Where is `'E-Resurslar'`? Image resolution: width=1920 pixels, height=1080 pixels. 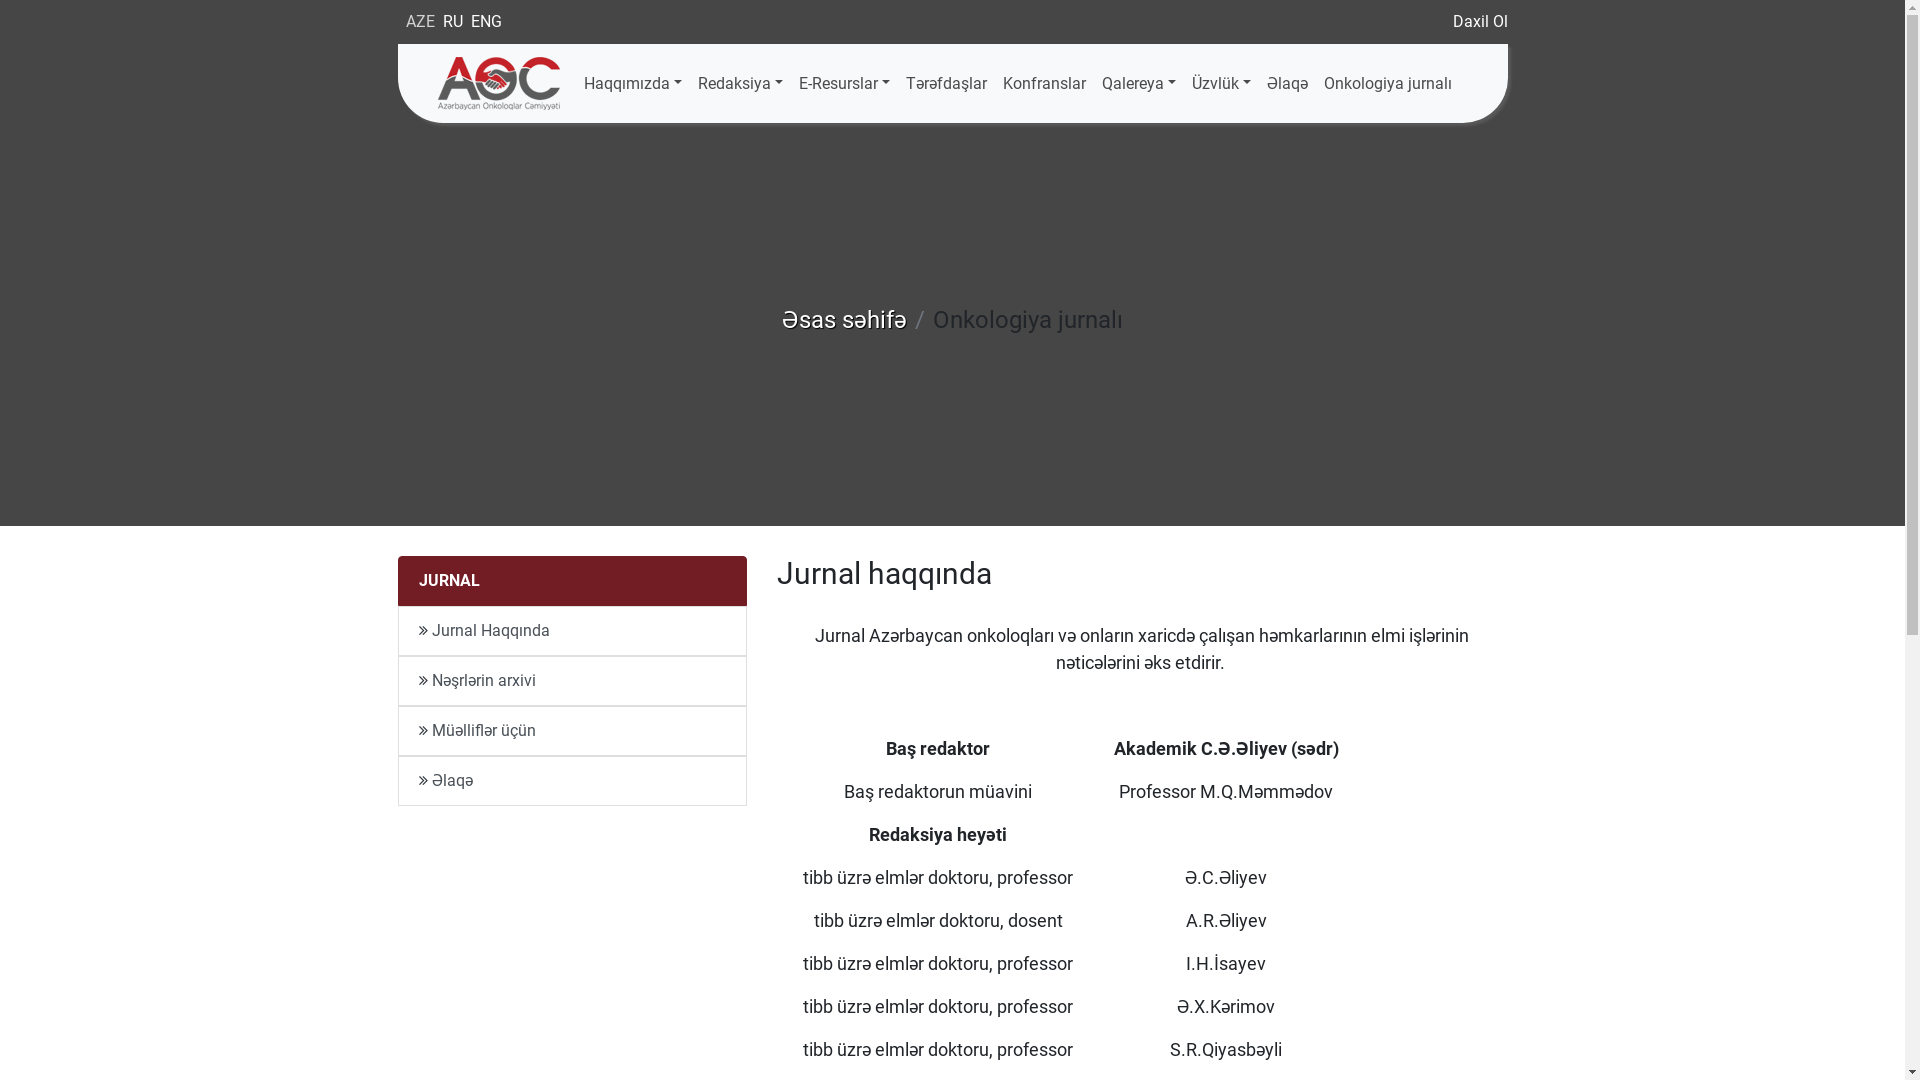 'E-Resurslar' is located at coordinates (790, 83).